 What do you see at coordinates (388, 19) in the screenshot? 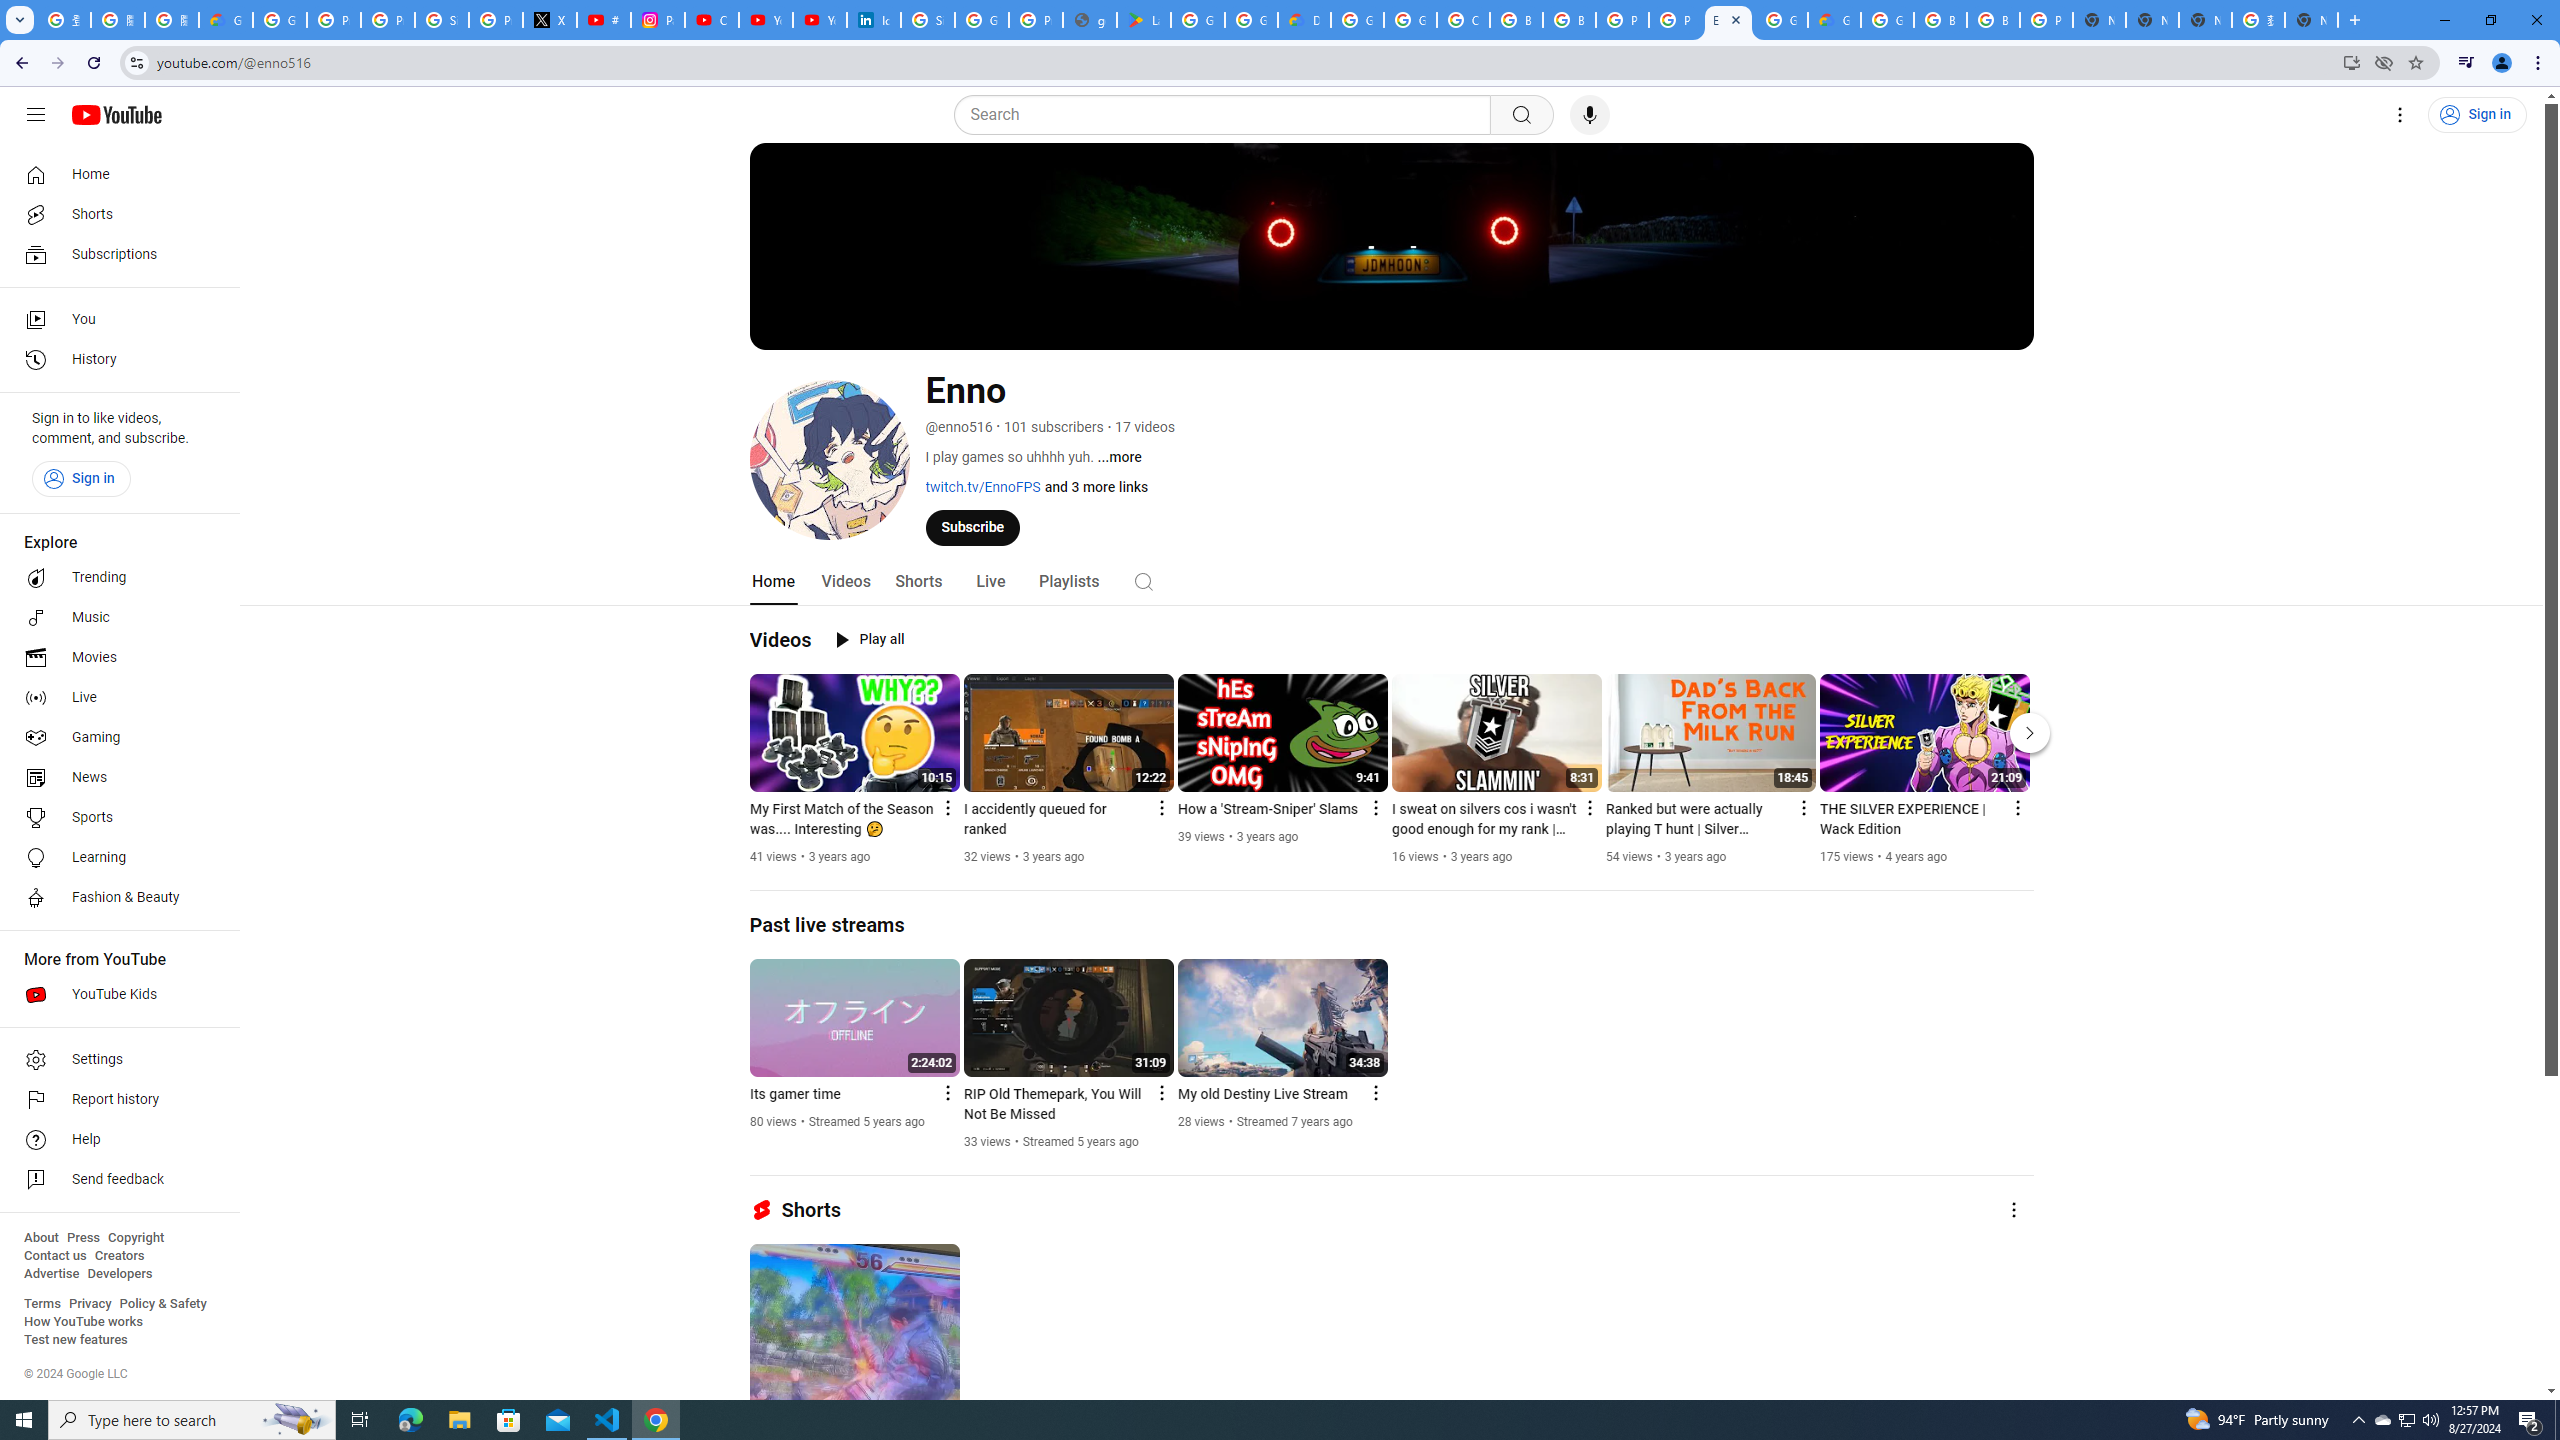
I see `'Privacy Help Center - Policies Help'` at bounding box center [388, 19].